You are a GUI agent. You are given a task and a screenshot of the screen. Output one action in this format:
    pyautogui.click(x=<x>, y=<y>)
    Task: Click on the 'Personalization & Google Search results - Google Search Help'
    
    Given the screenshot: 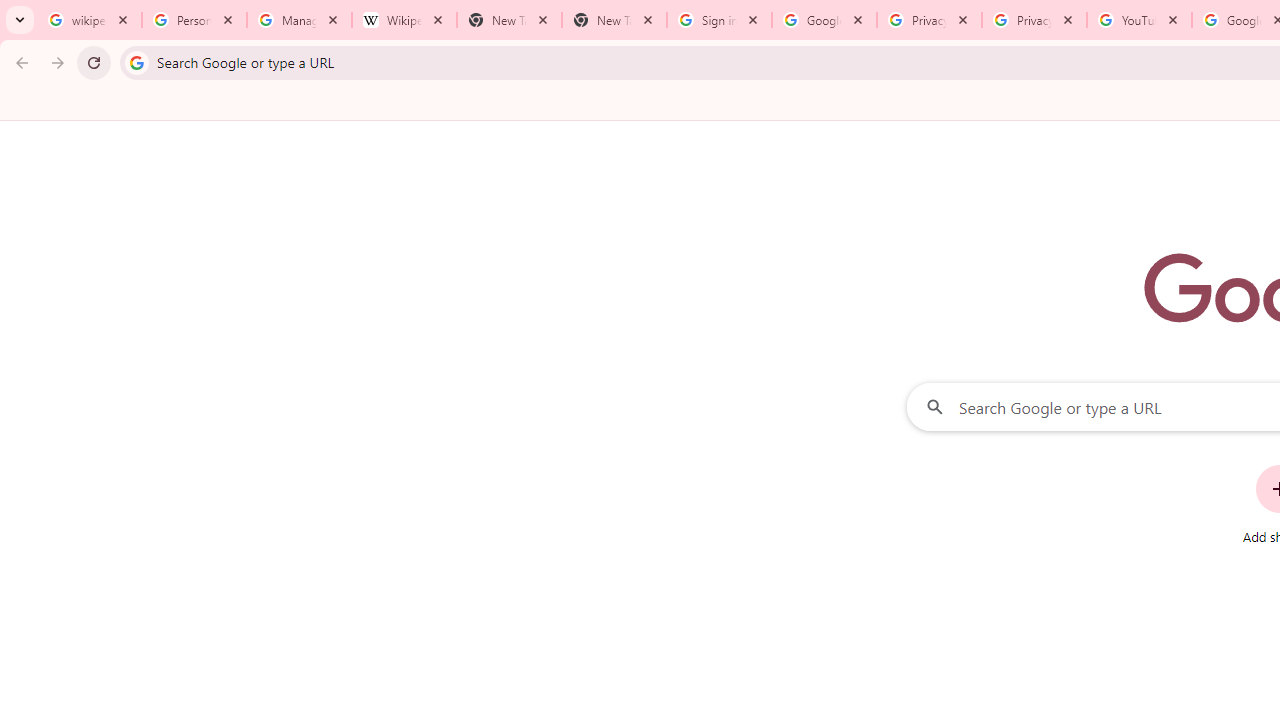 What is the action you would take?
    pyautogui.click(x=194, y=20)
    